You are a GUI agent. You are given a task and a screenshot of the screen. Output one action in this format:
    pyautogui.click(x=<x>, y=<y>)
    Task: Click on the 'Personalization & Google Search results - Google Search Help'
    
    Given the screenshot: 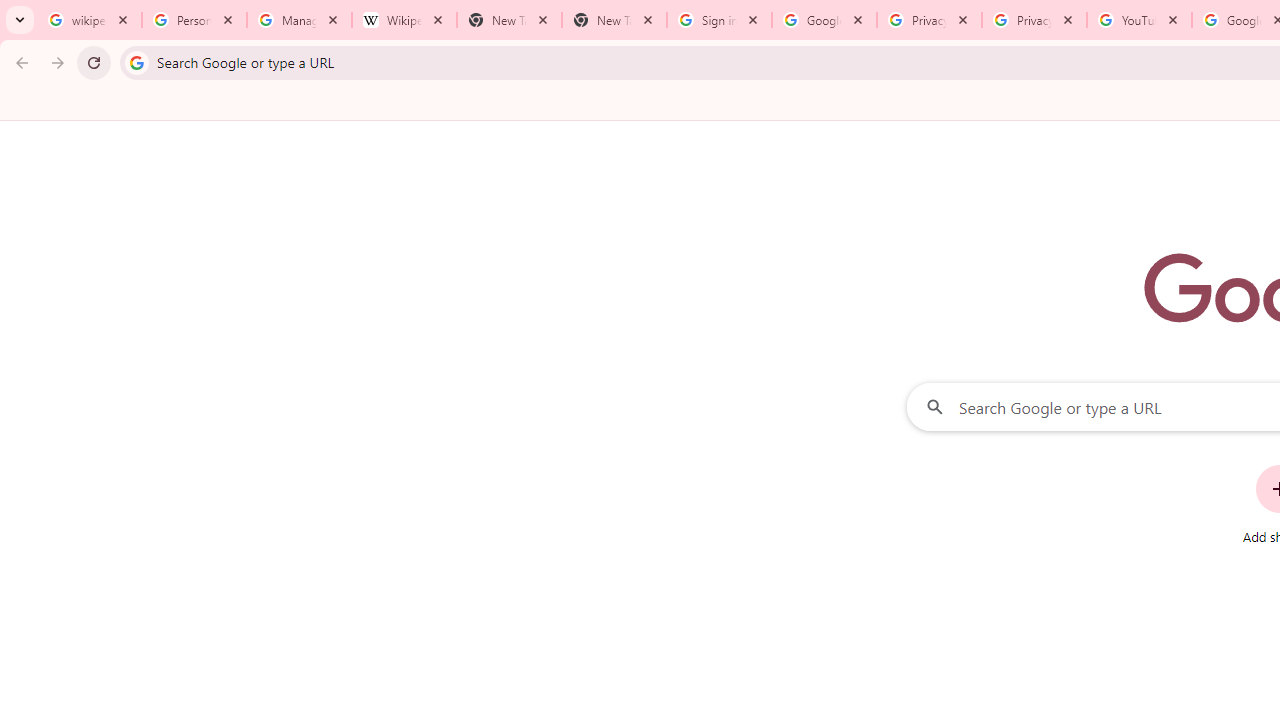 What is the action you would take?
    pyautogui.click(x=194, y=20)
    